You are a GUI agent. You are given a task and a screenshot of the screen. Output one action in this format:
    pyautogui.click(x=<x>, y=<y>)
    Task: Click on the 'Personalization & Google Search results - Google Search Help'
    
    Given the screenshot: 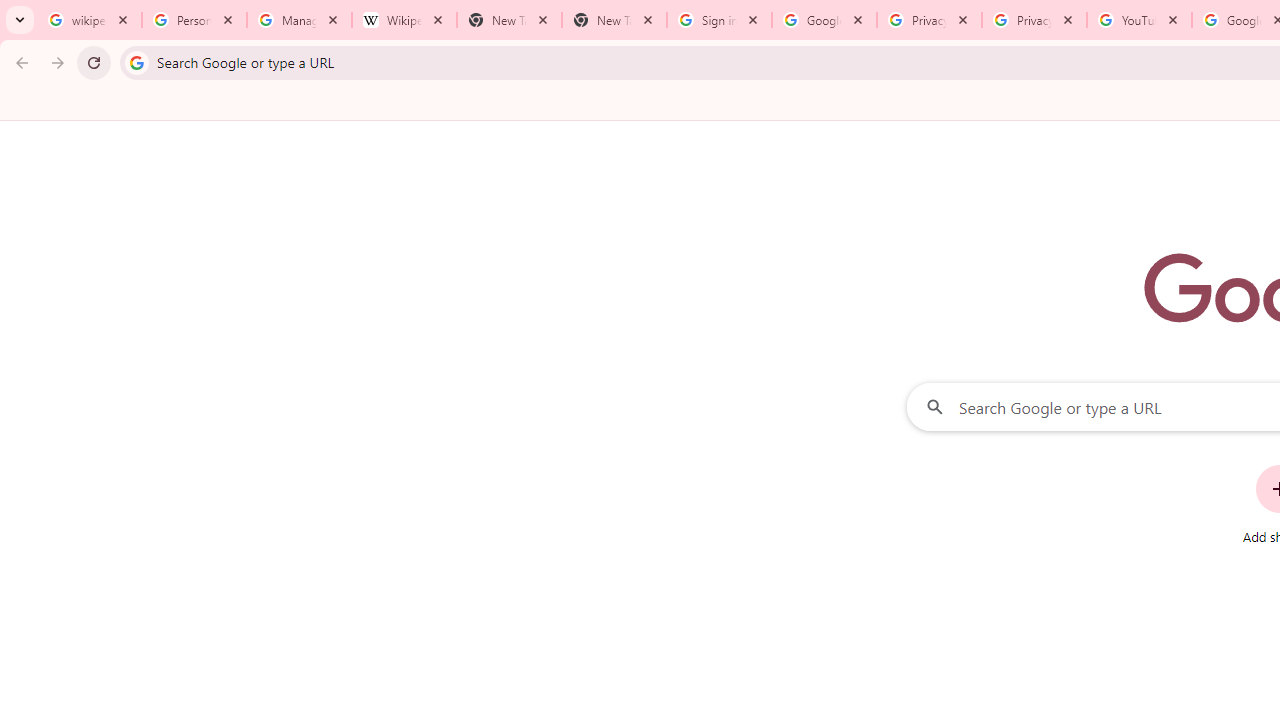 What is the action you would take?
    pyautogui.click(x=194, y=20)
    